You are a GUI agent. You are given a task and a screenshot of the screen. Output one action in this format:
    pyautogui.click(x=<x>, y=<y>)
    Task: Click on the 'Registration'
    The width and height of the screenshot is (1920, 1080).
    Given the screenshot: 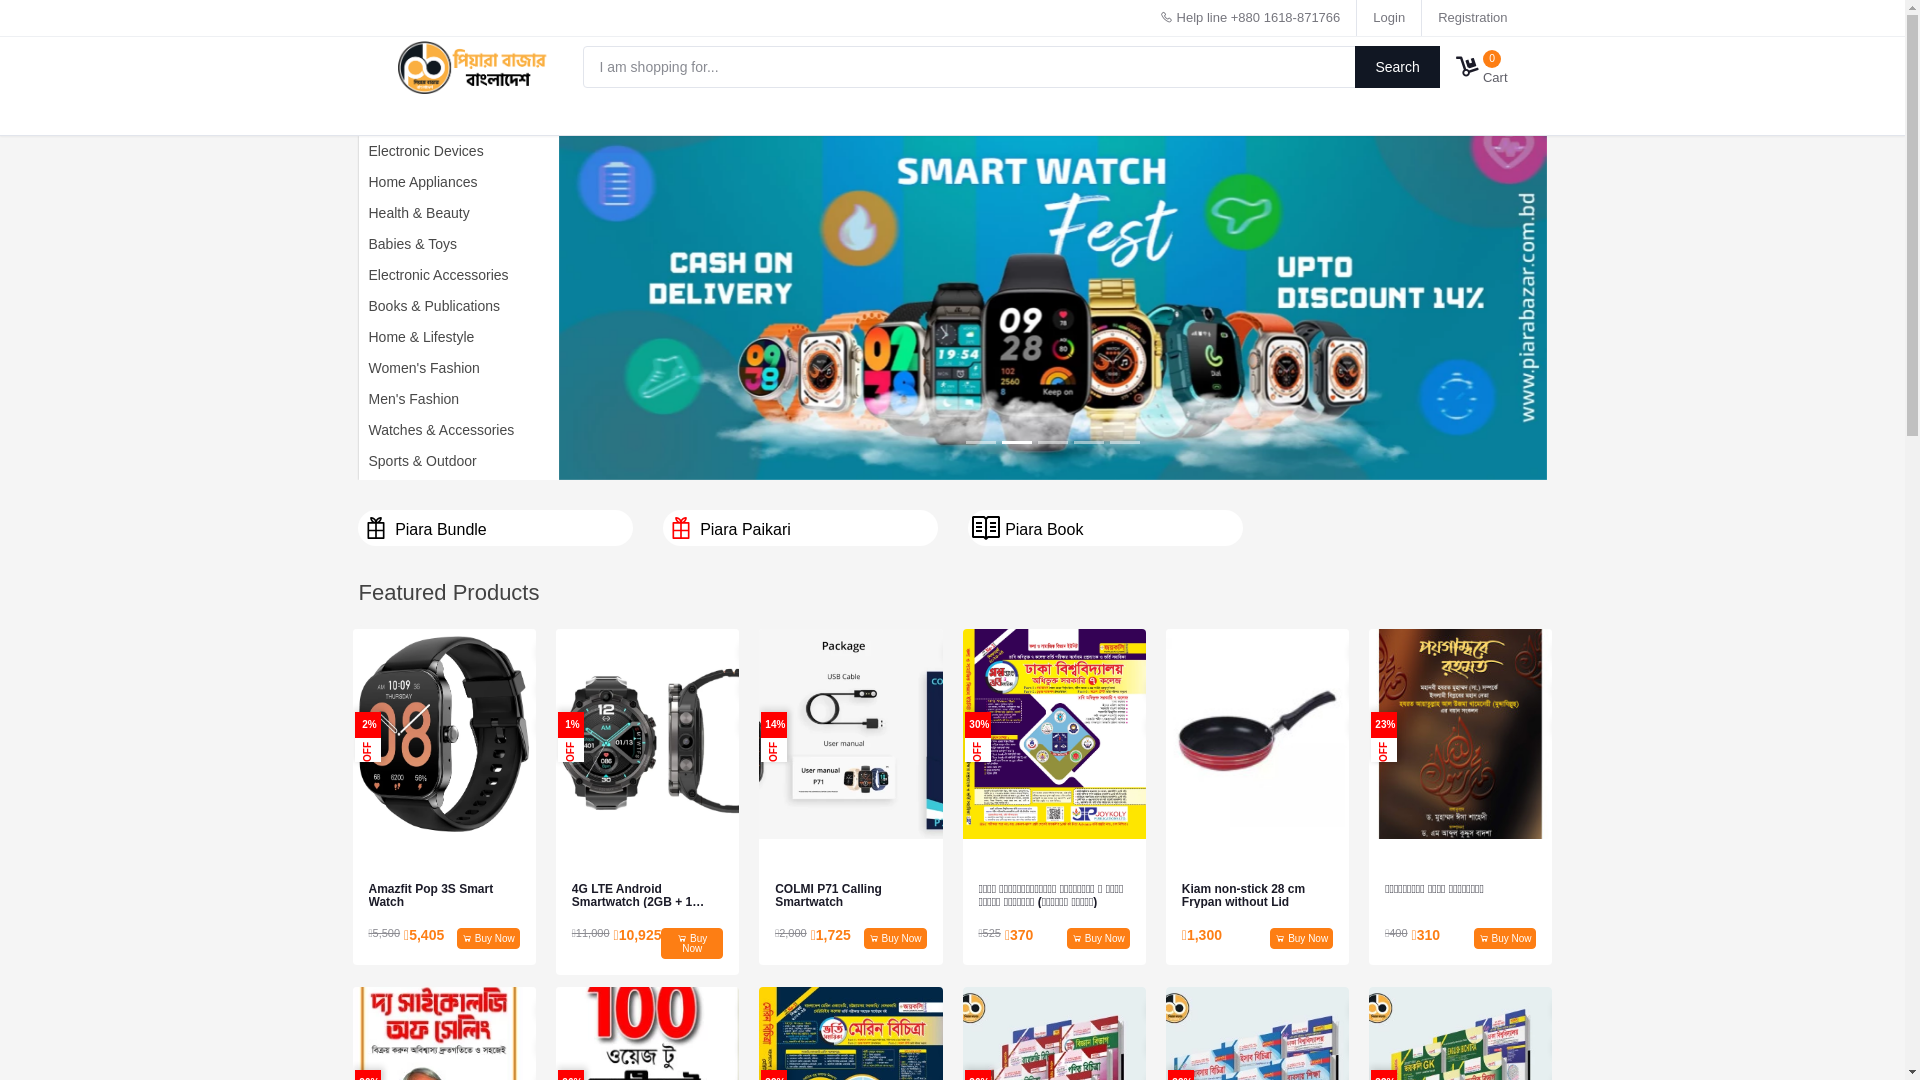 What is the action you would take?
    pyautogui.click(x=1472, y=18)
    